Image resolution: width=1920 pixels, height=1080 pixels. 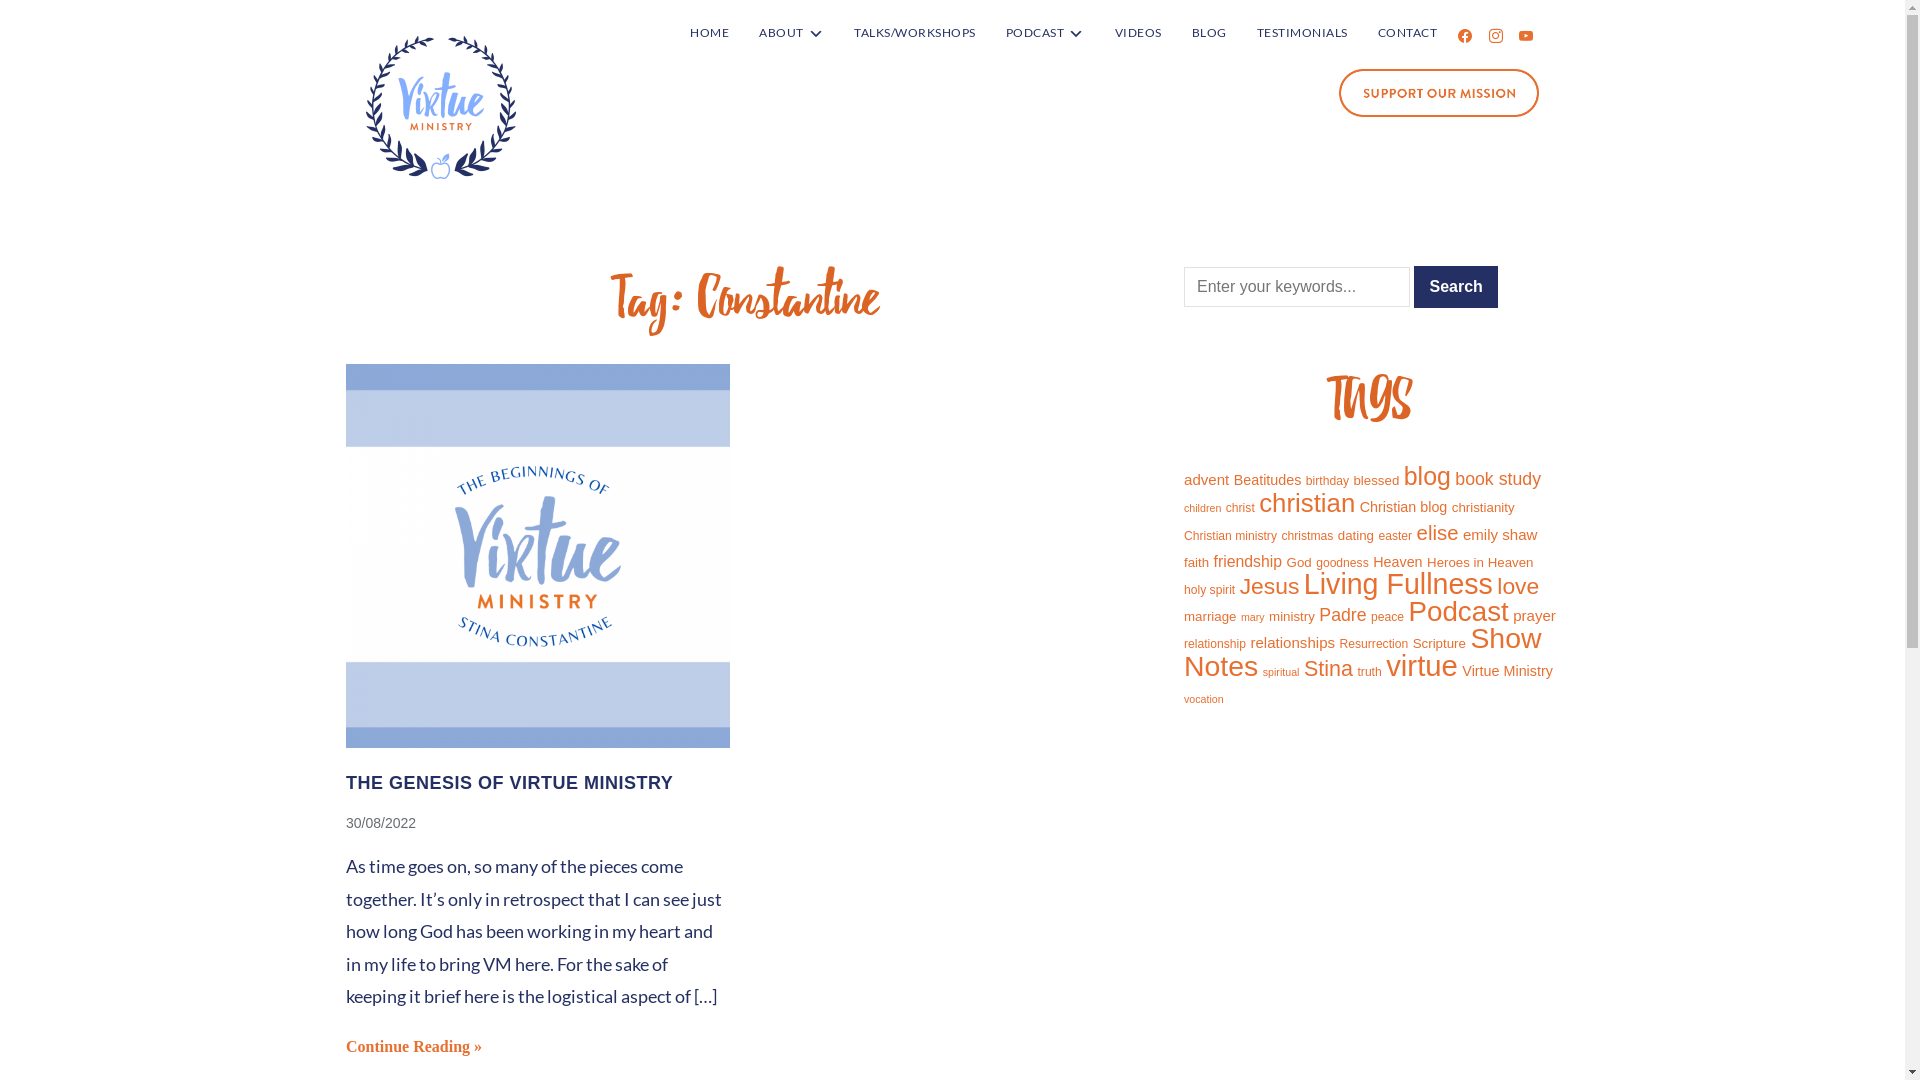 What do you see at coordinates (1437, 531) in the screenshot?
I see `'elise'` at bounding box center [1437, 531].